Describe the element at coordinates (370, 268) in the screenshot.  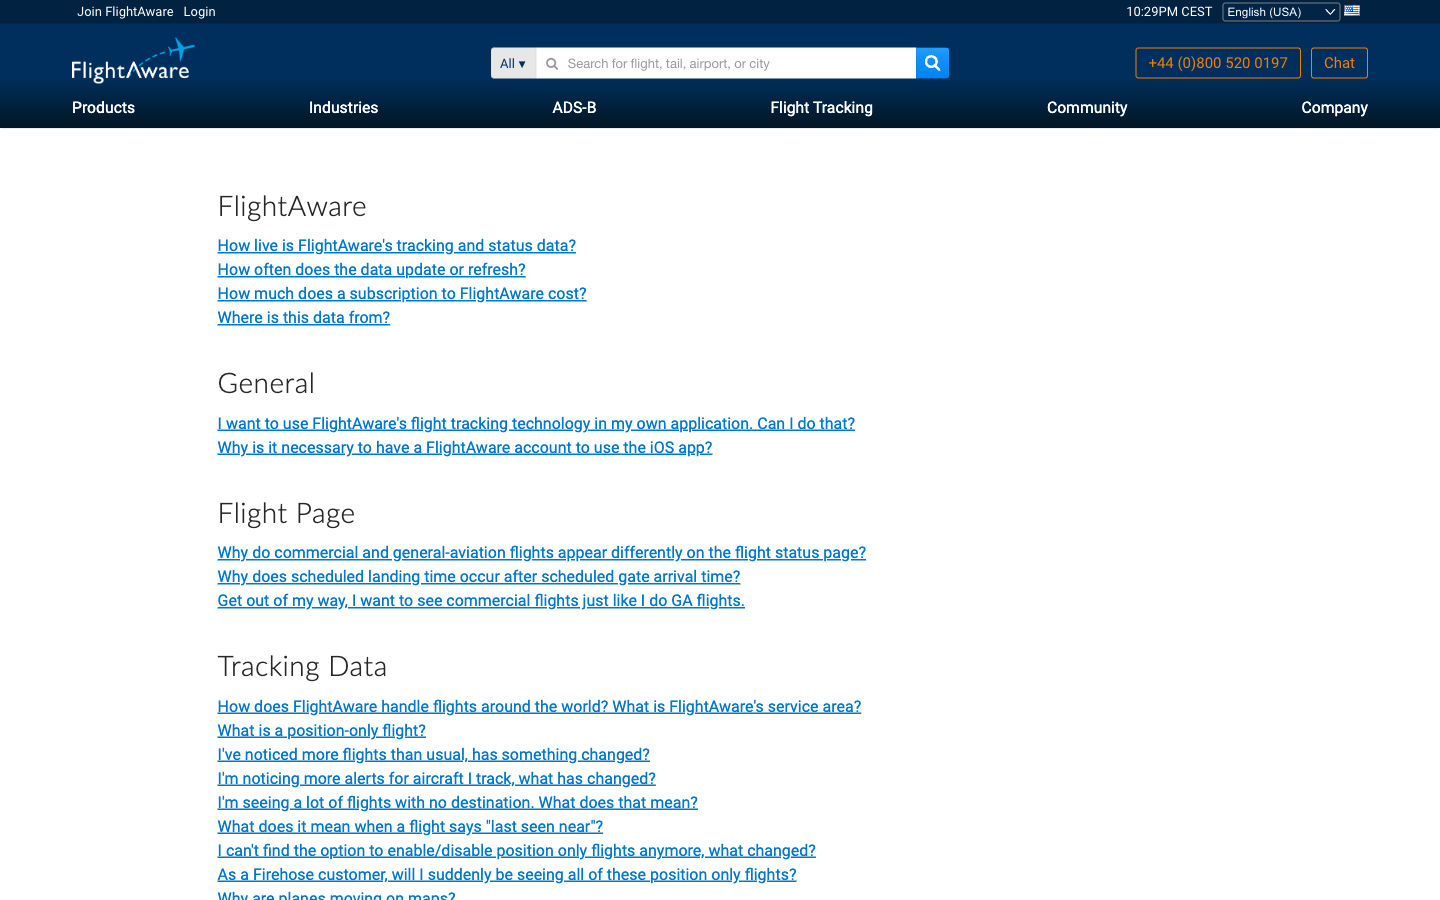
I see `Determine the frequency of data updates on FlightAware` at that location.